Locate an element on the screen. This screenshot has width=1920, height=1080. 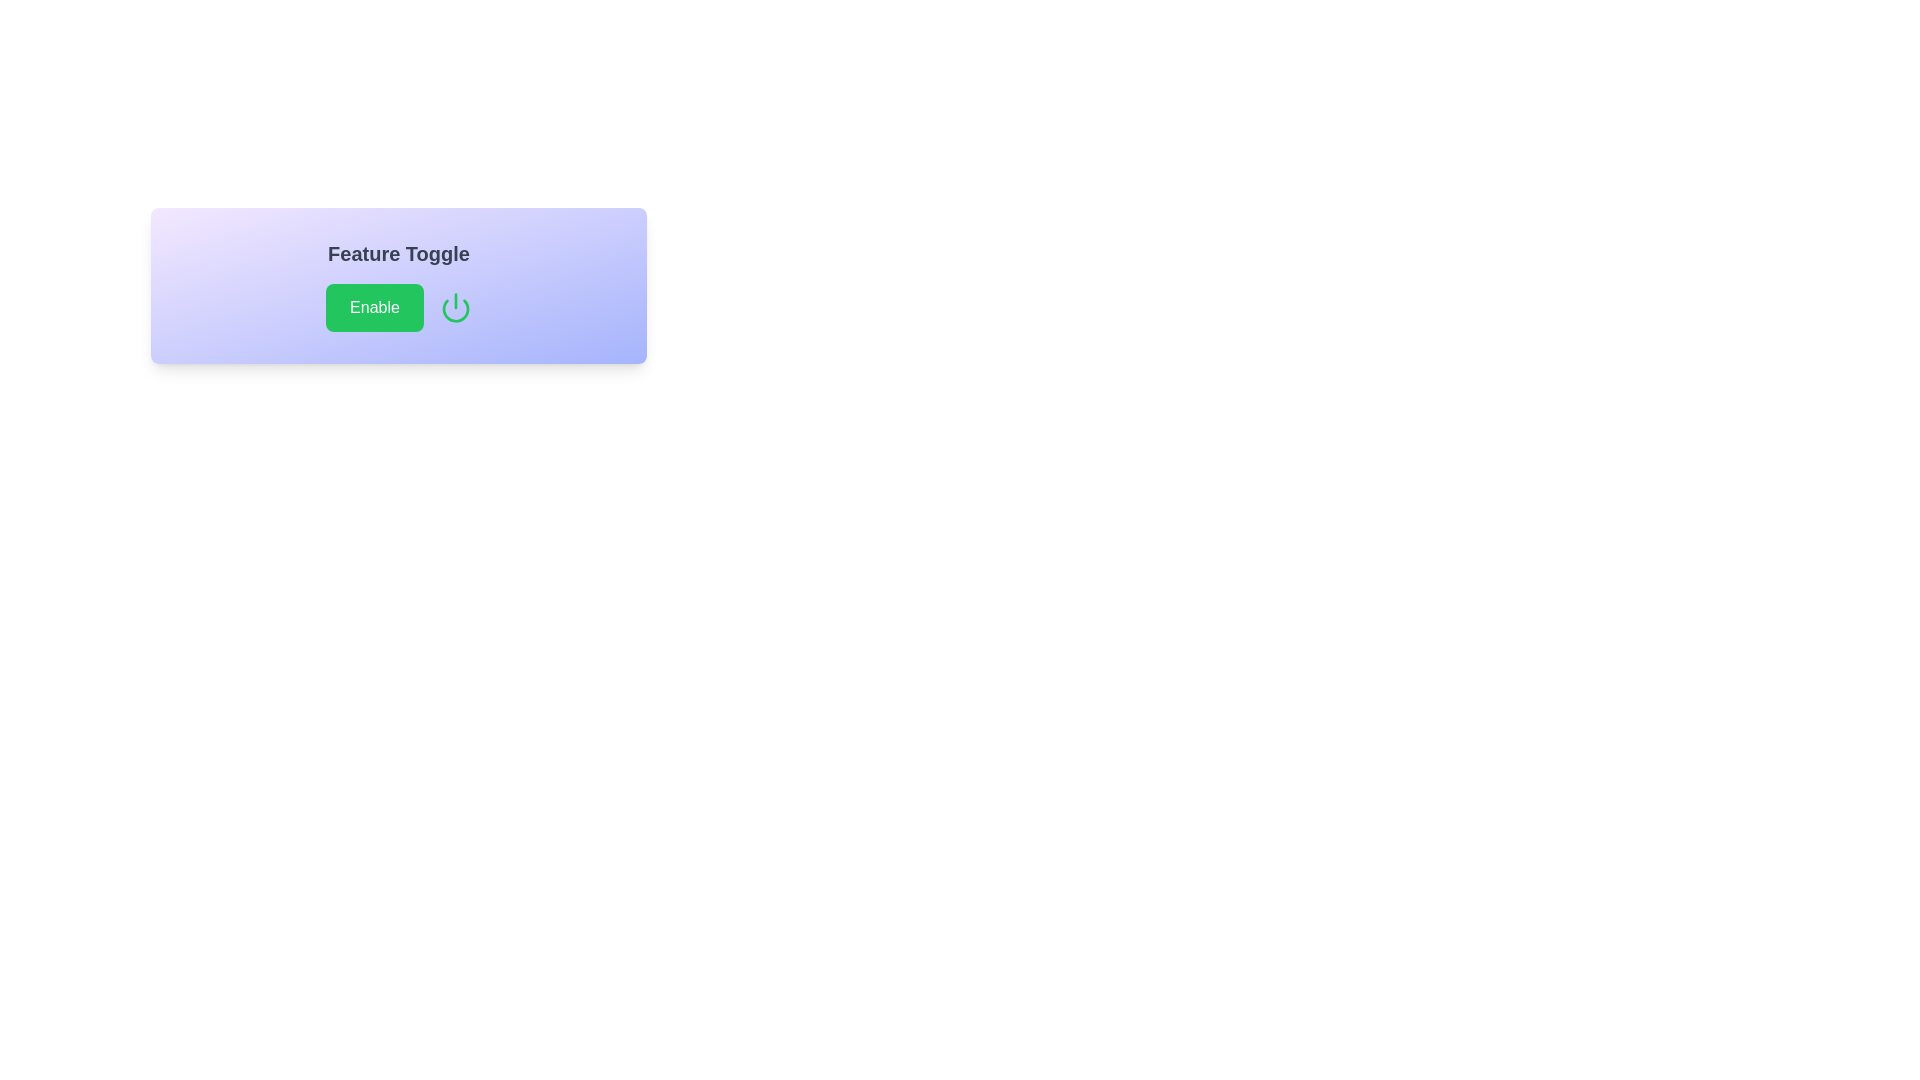
the button labeled 'Enable' to toggle the feature is located at coordinates (374, 308).